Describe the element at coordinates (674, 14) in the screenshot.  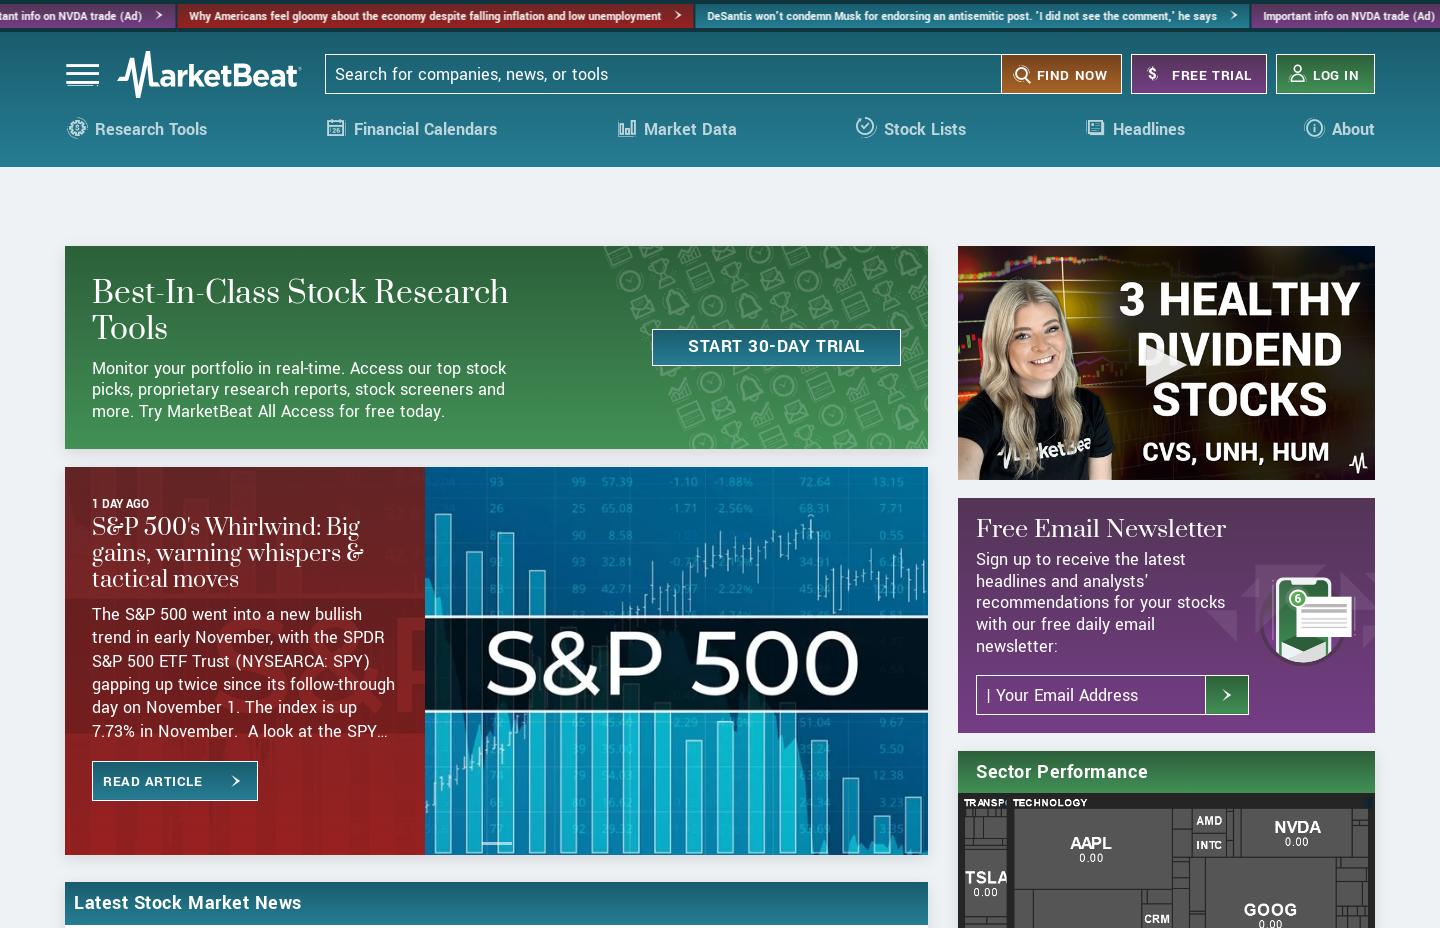
I see `'DeSantis won't condemn Musk for endorsing an antisemitic post. 'I did not see the comment,' he says'` at that location.